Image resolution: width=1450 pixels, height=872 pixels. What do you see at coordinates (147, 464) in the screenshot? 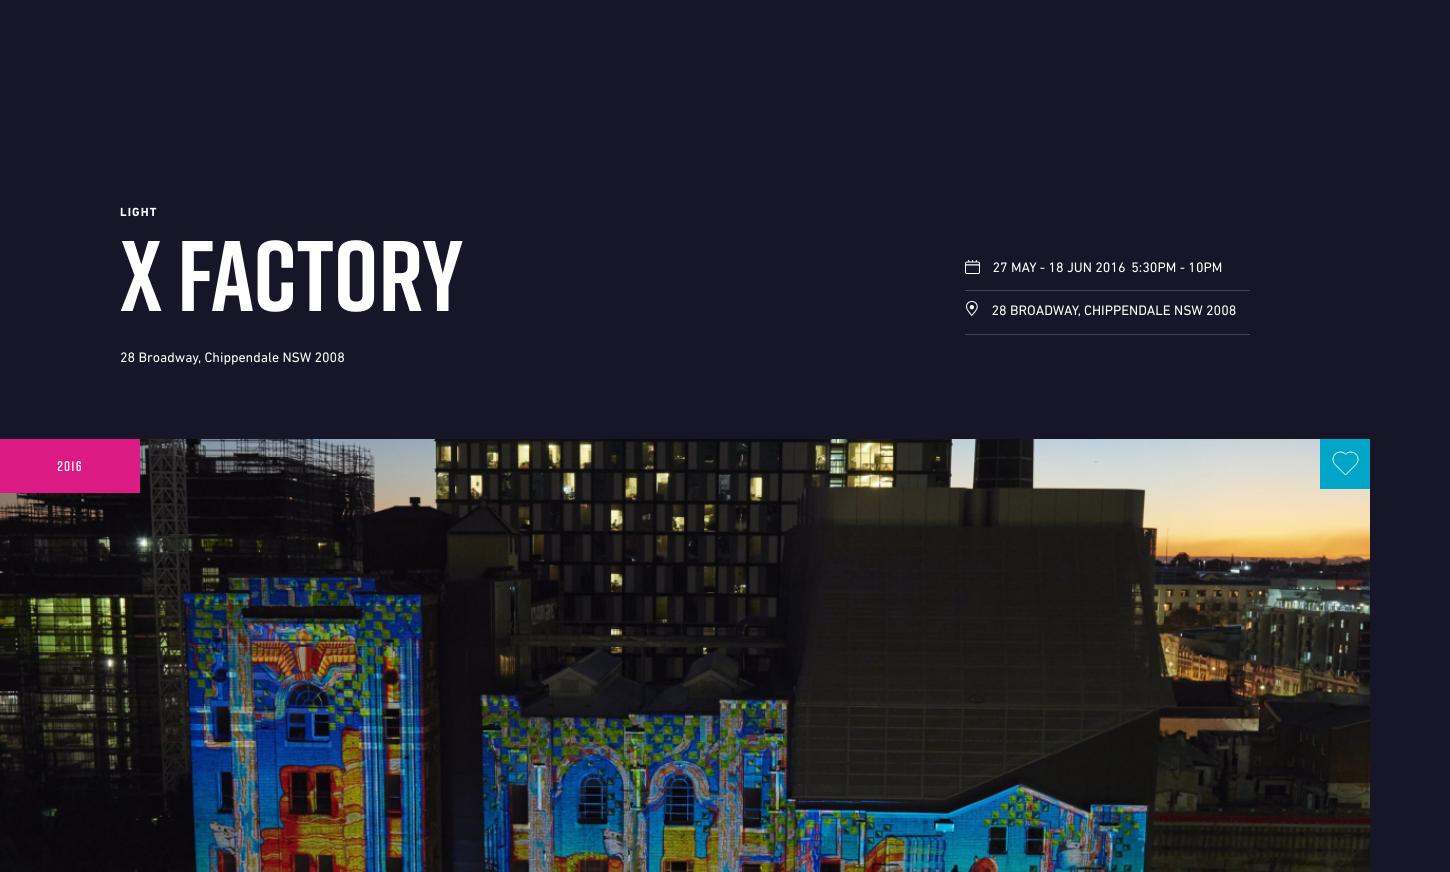
I see `'Acknowledgement Of Country'` at bounding box center [147, 464].